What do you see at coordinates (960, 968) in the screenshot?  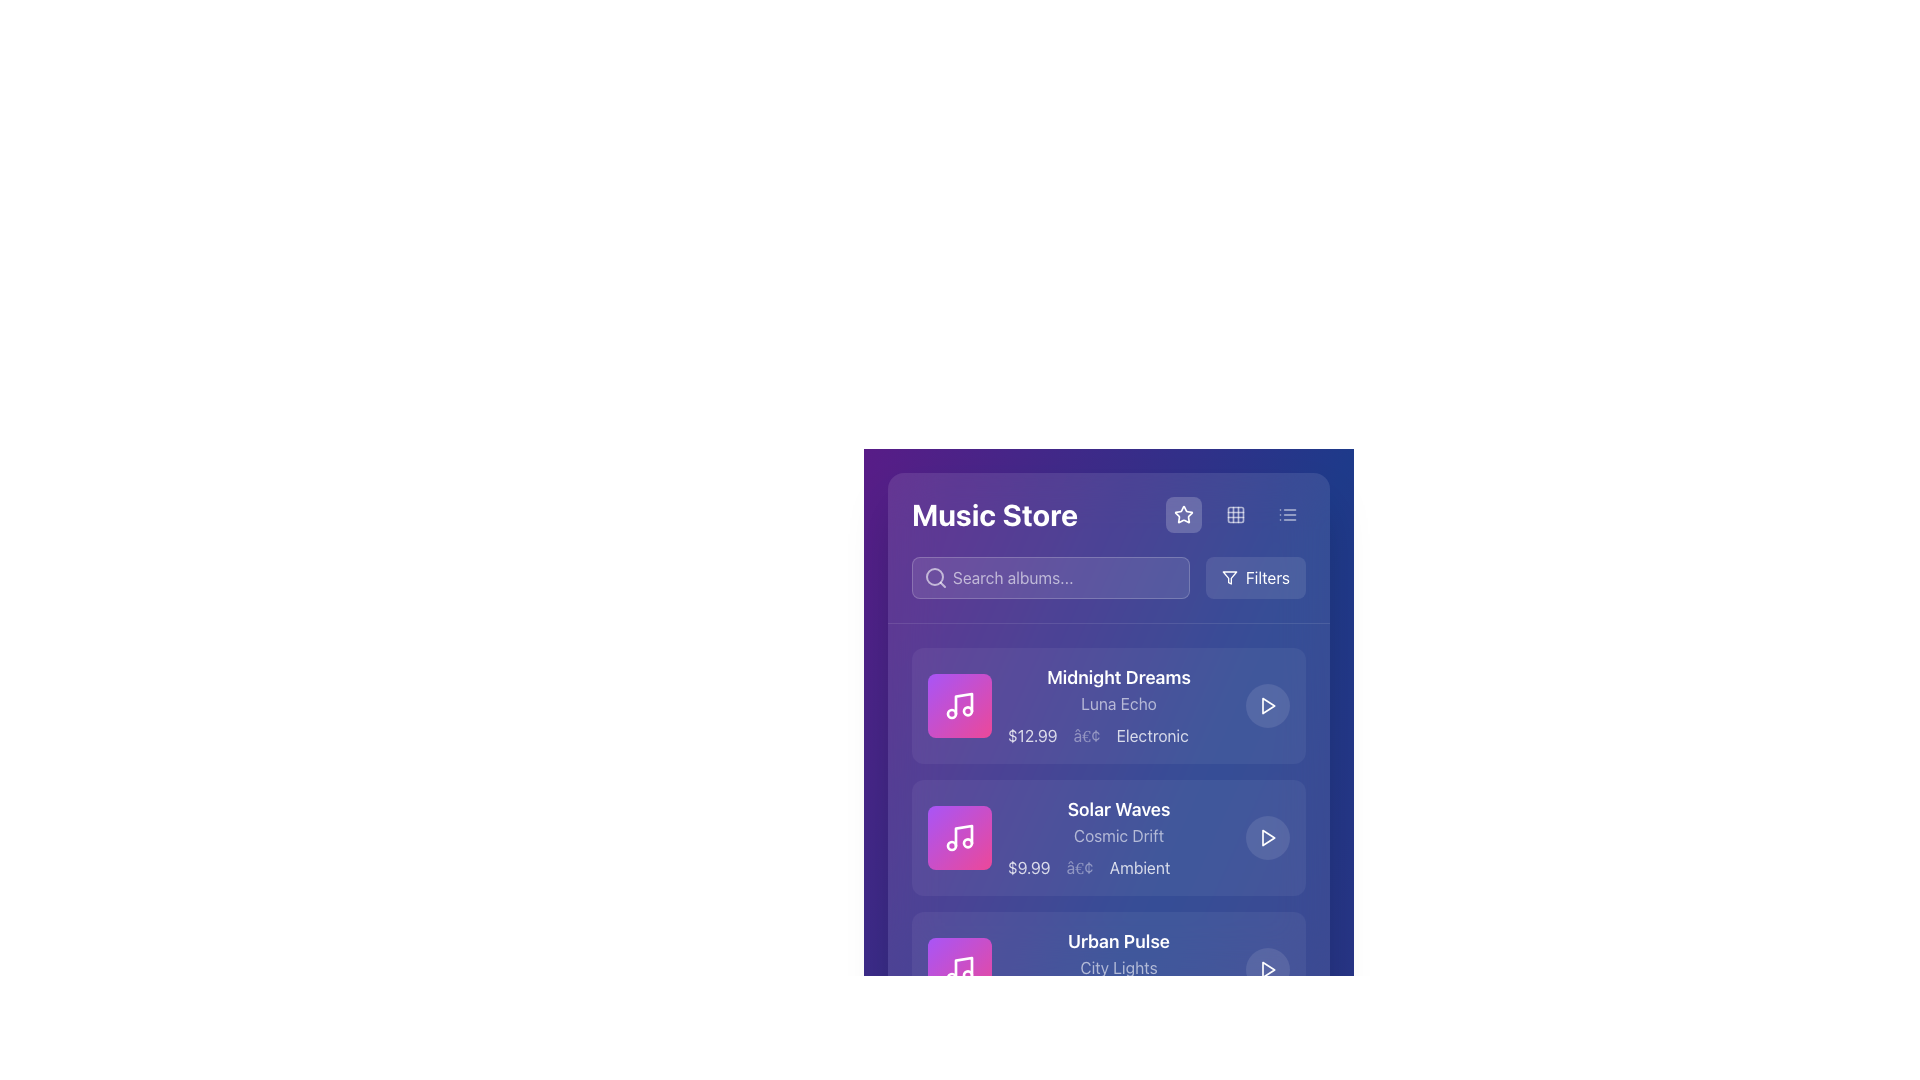 I see `the third music icon from the top in the Music Store interface, which visually represents audio content for the album 'Urban Pulse'` at bounding box center [960, 968].